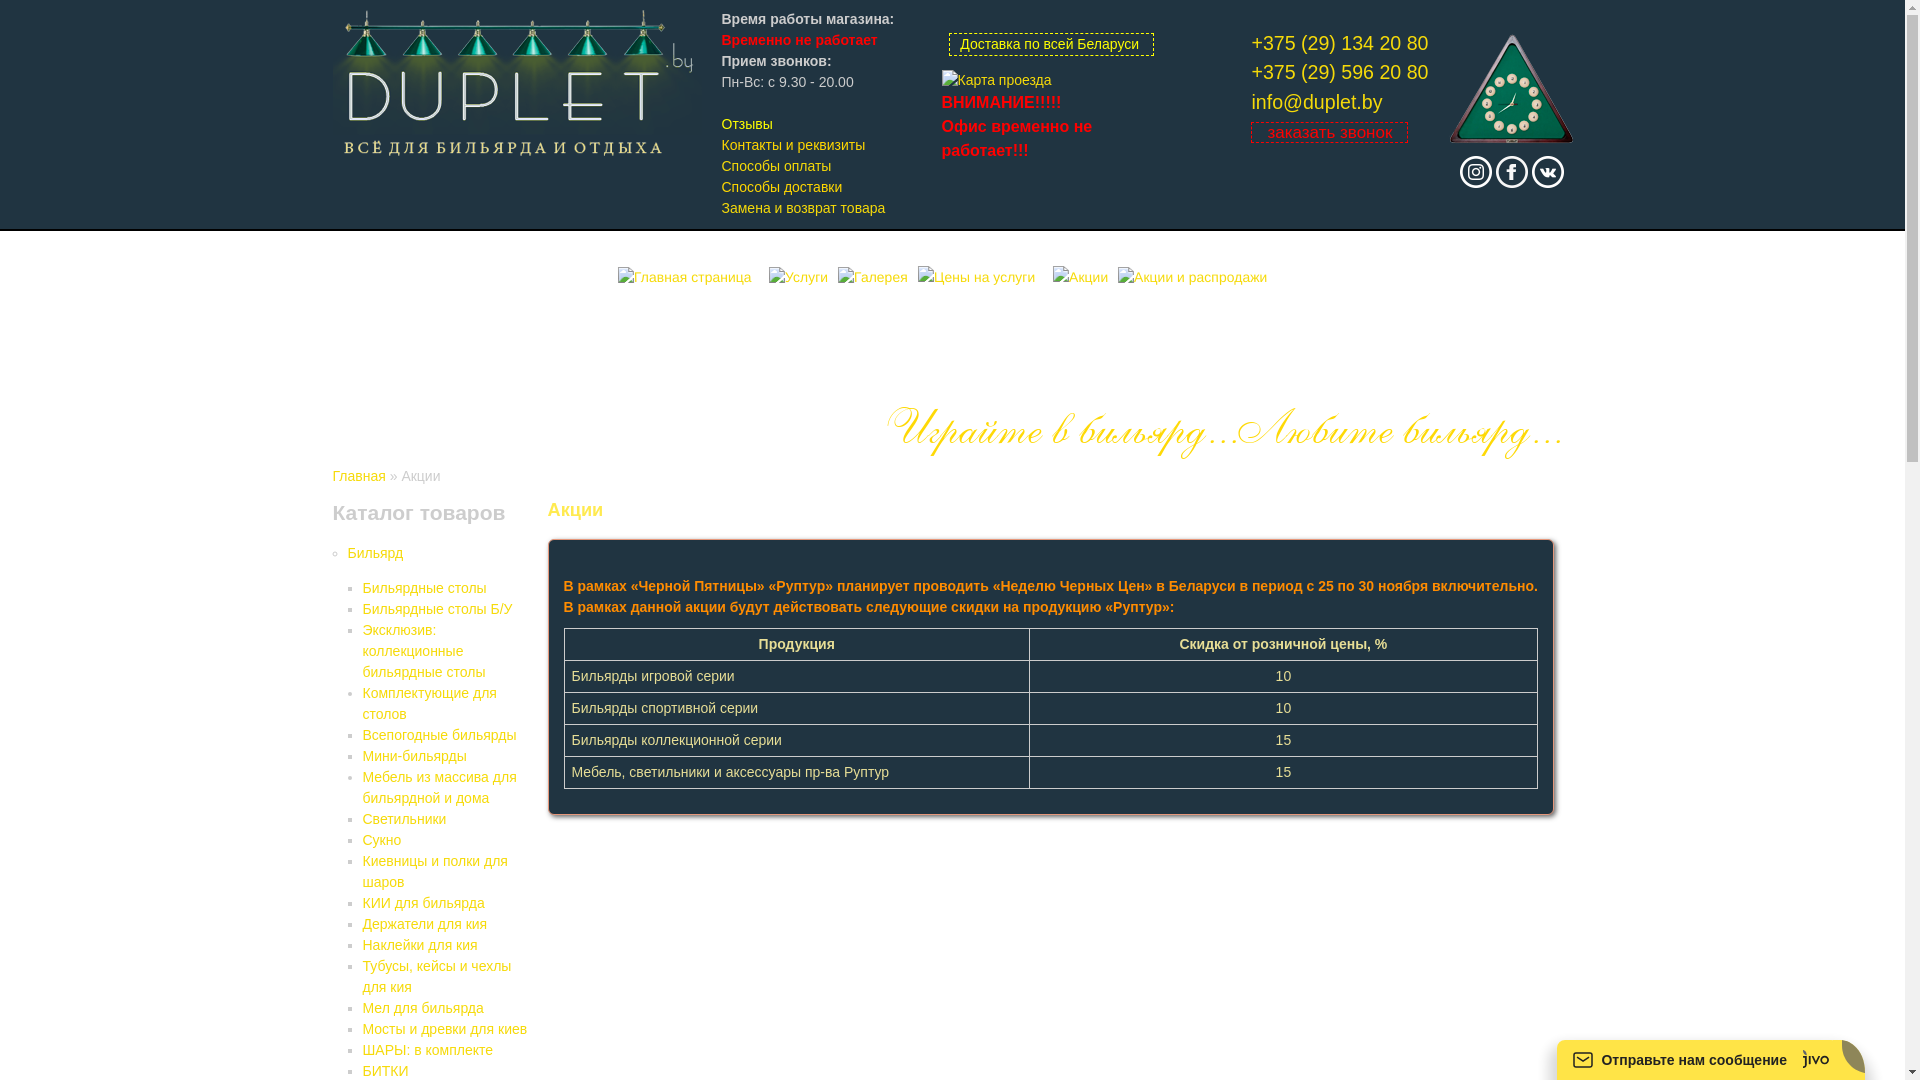  What do you see at coordinates (1339, 71) in the screenshot?
I see `'+375 (29) 596 20 80'` at bounding box center [1339, 71].